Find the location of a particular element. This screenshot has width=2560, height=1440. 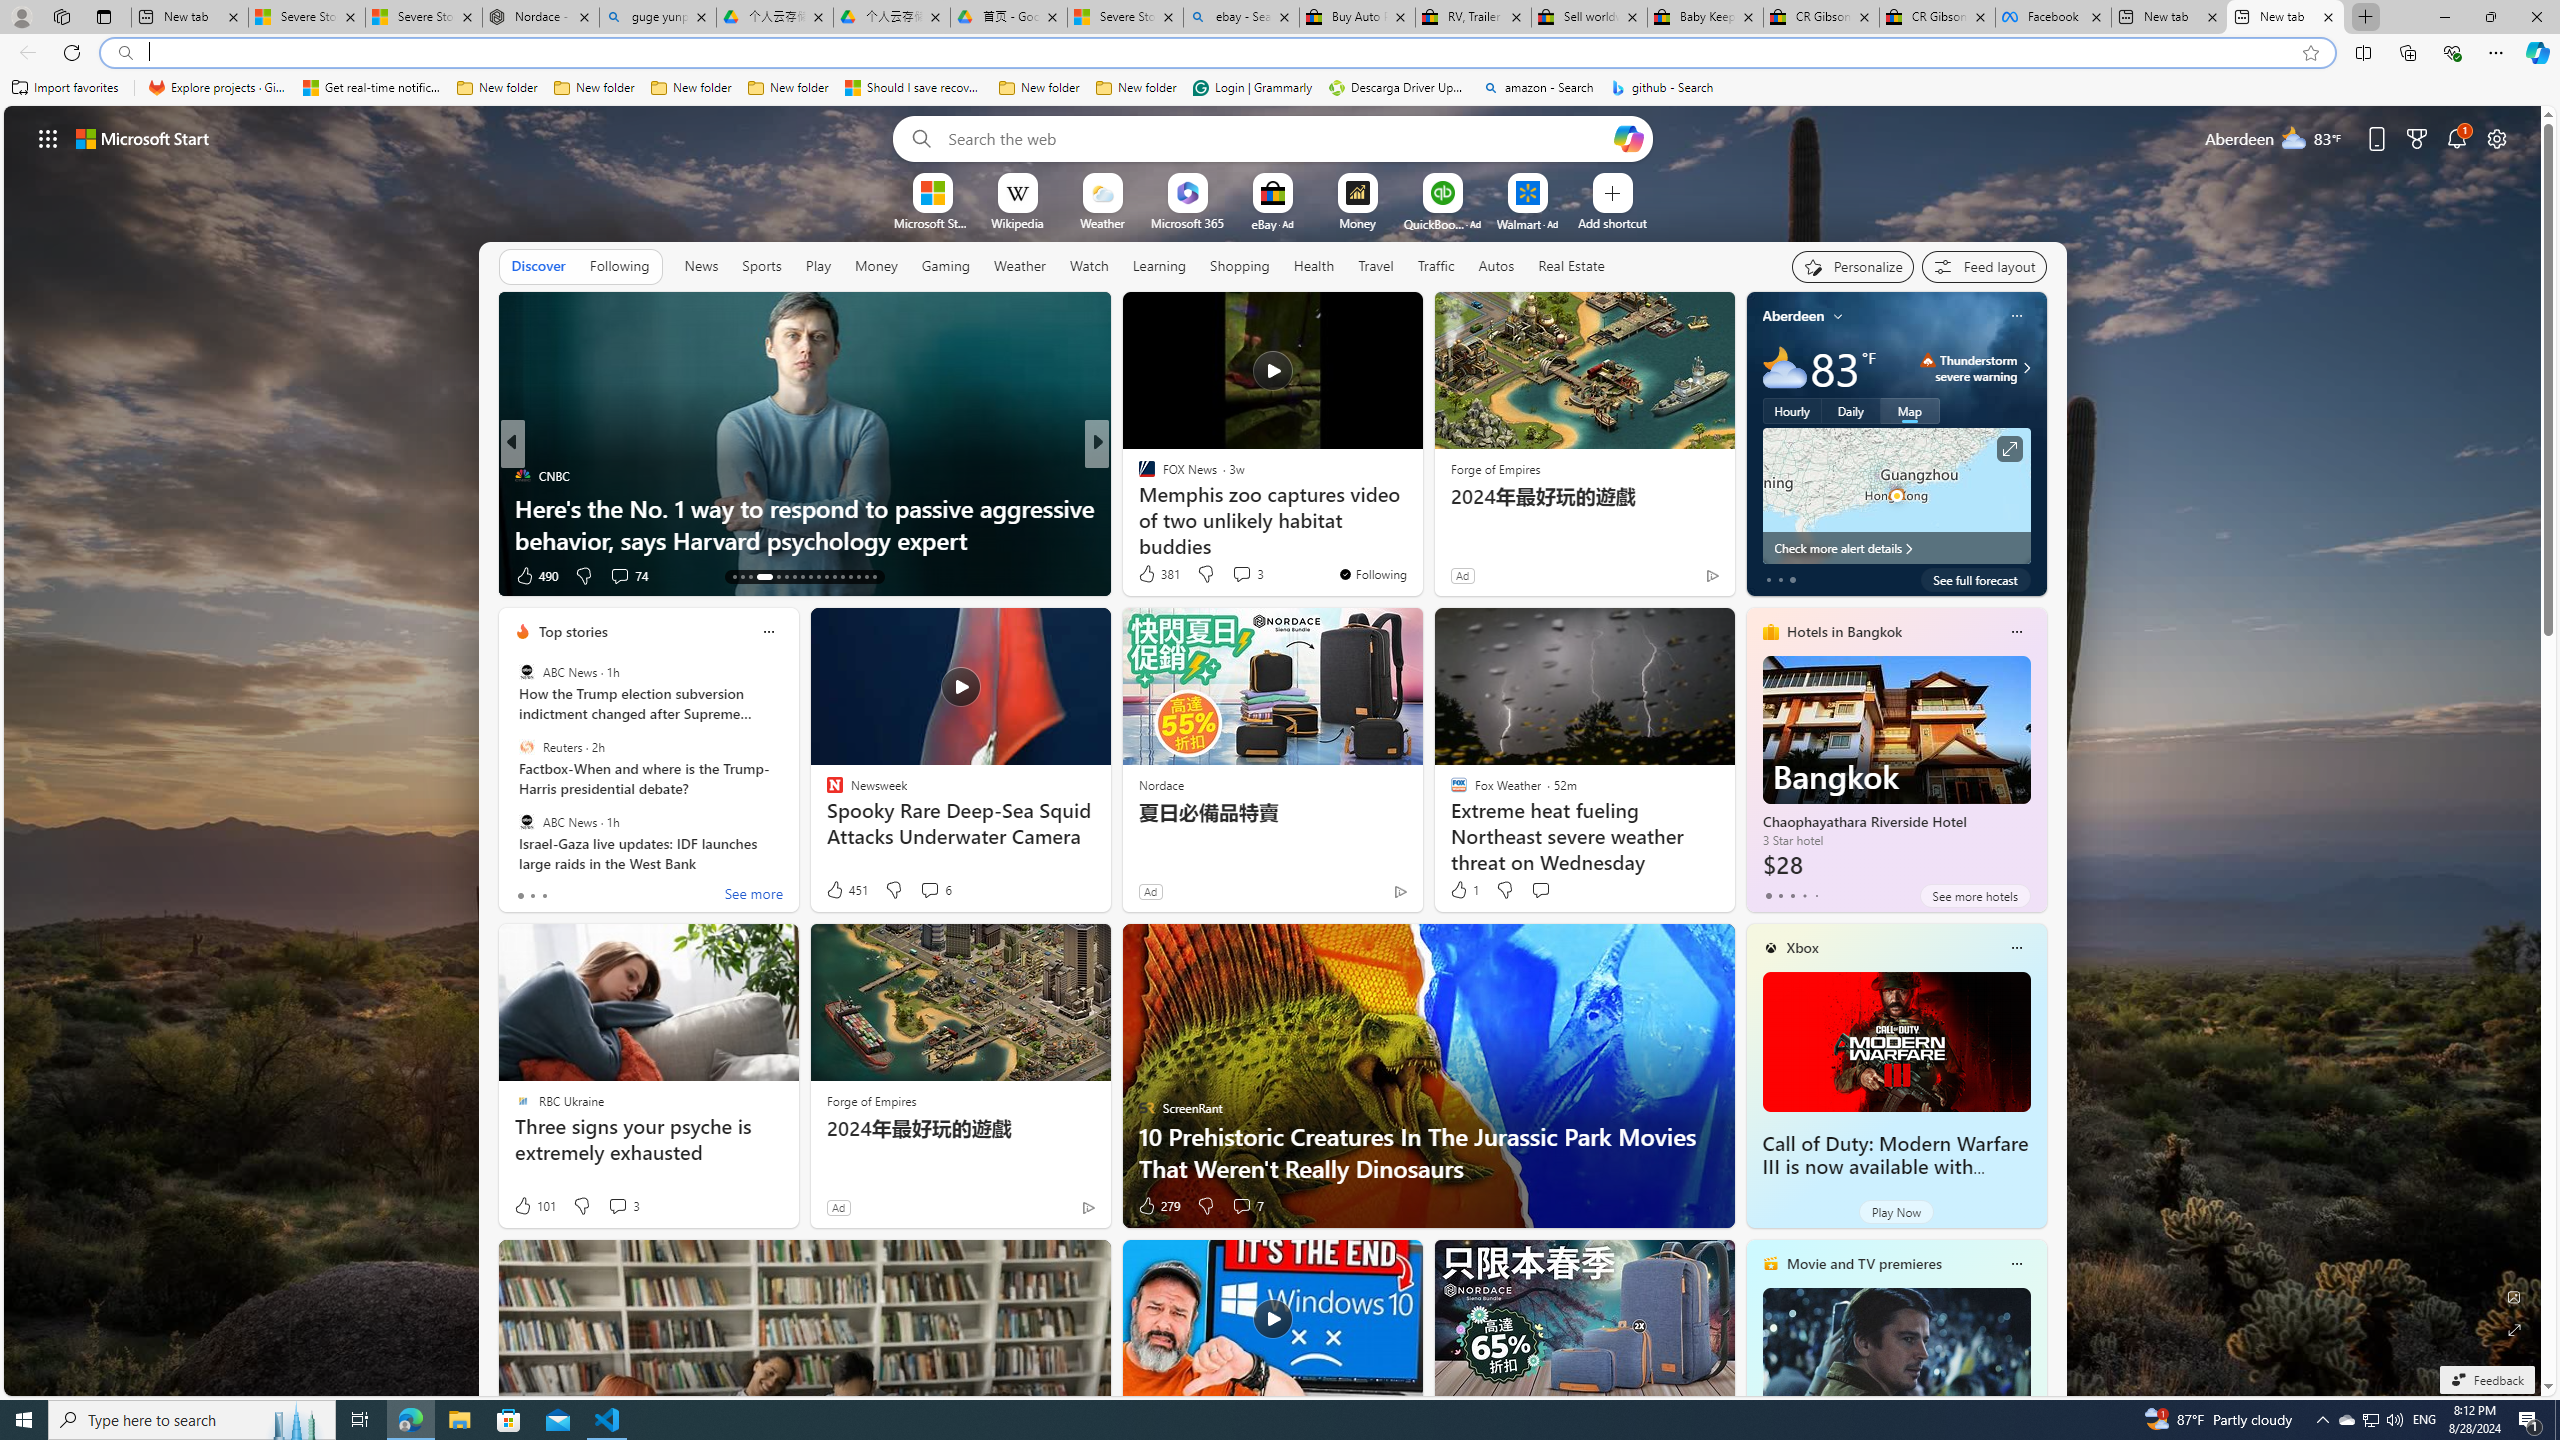

'Autos' is located at coordinates (1496, 265).